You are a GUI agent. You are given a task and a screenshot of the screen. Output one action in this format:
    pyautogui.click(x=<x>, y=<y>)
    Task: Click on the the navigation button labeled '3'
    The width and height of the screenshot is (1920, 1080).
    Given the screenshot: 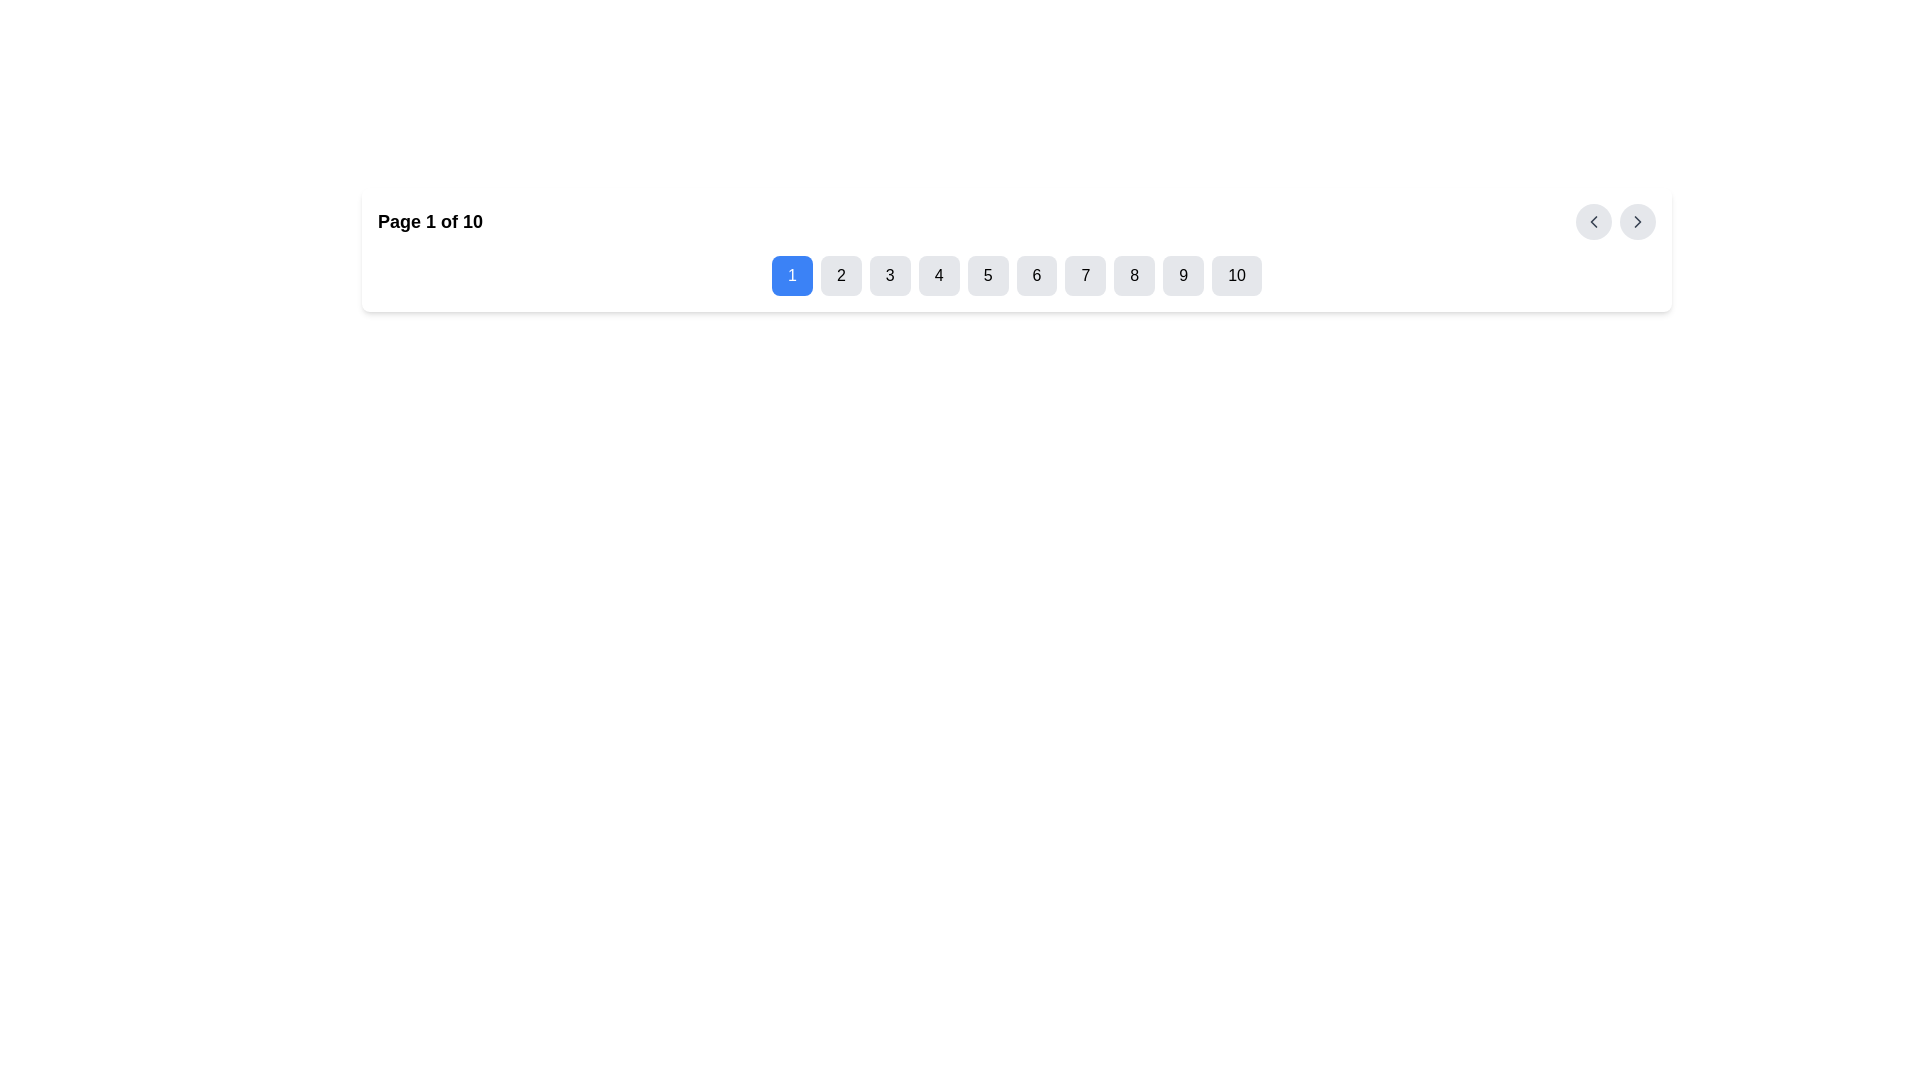 What is the action you would take?
    pyautogui.click(x=889, y=276)
    